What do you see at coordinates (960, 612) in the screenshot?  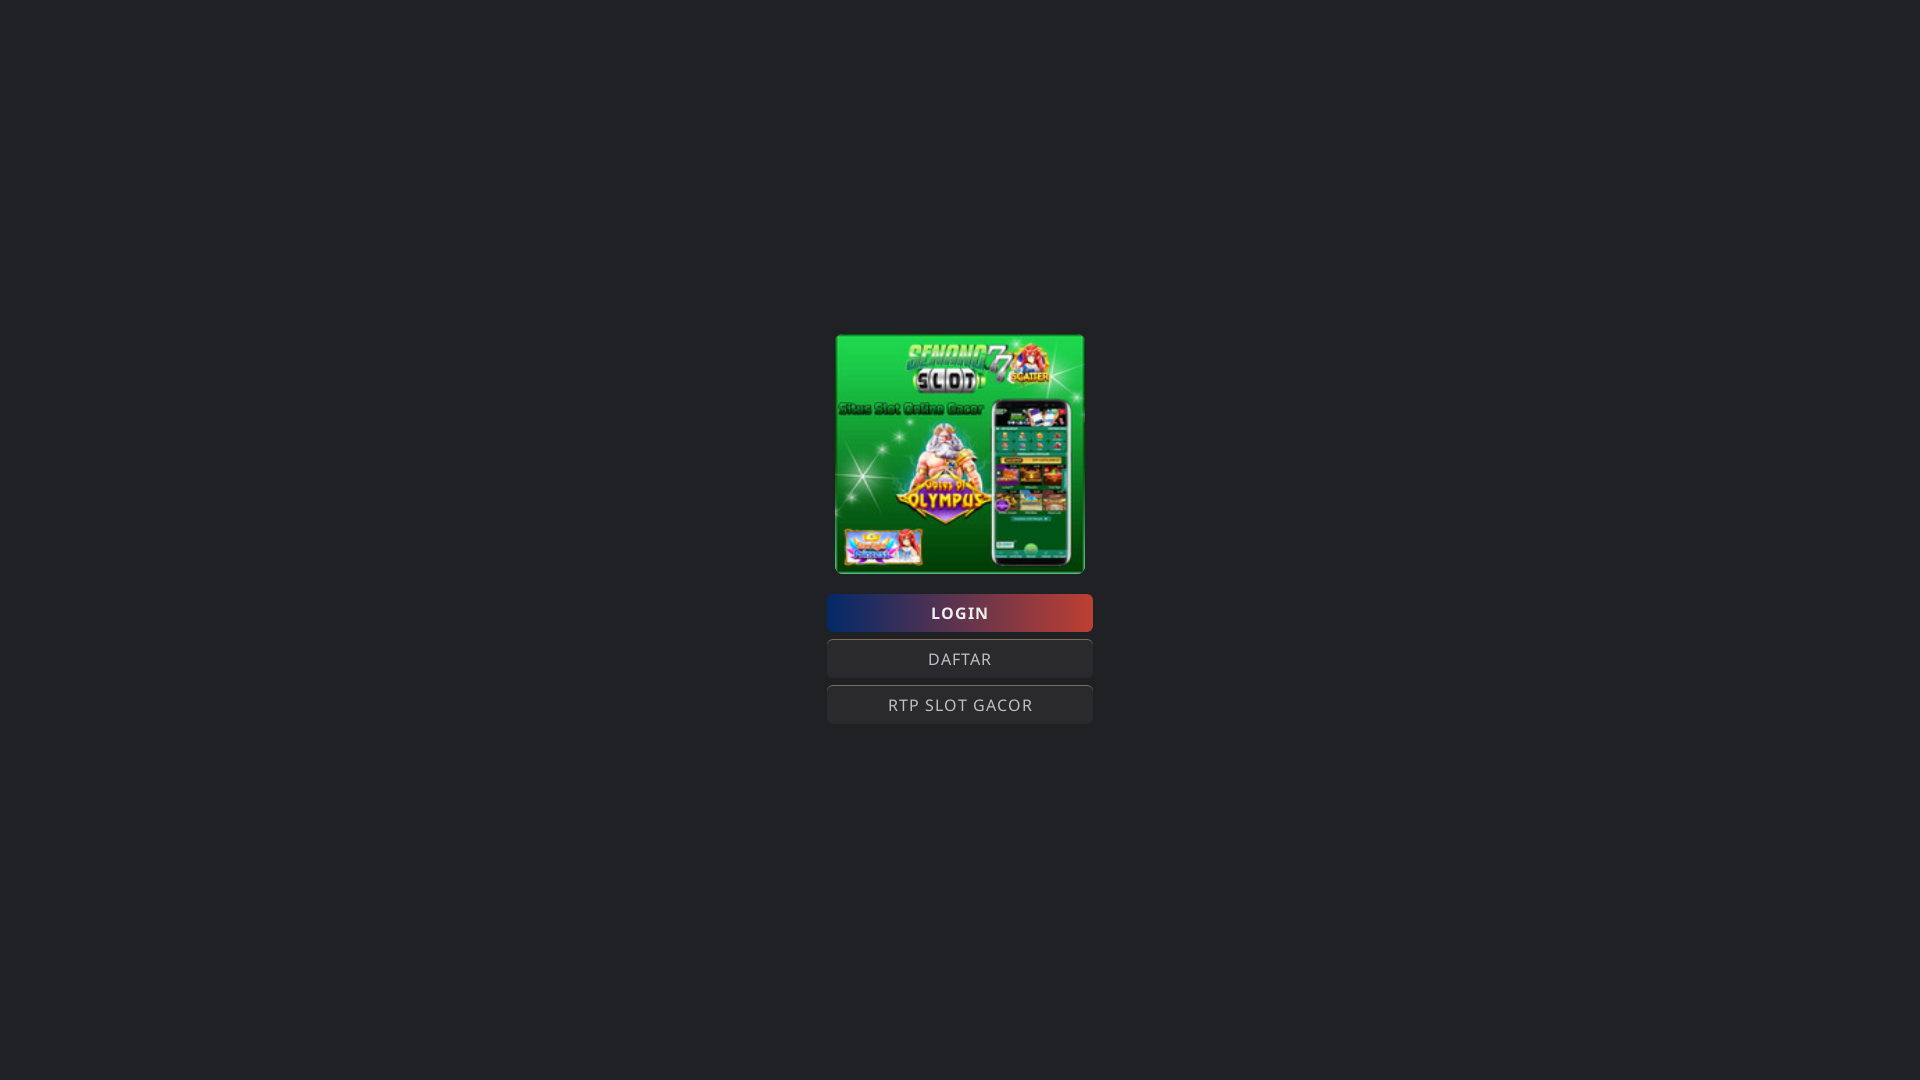 I see `'LOGIN'` at bounding box center [960, 612].